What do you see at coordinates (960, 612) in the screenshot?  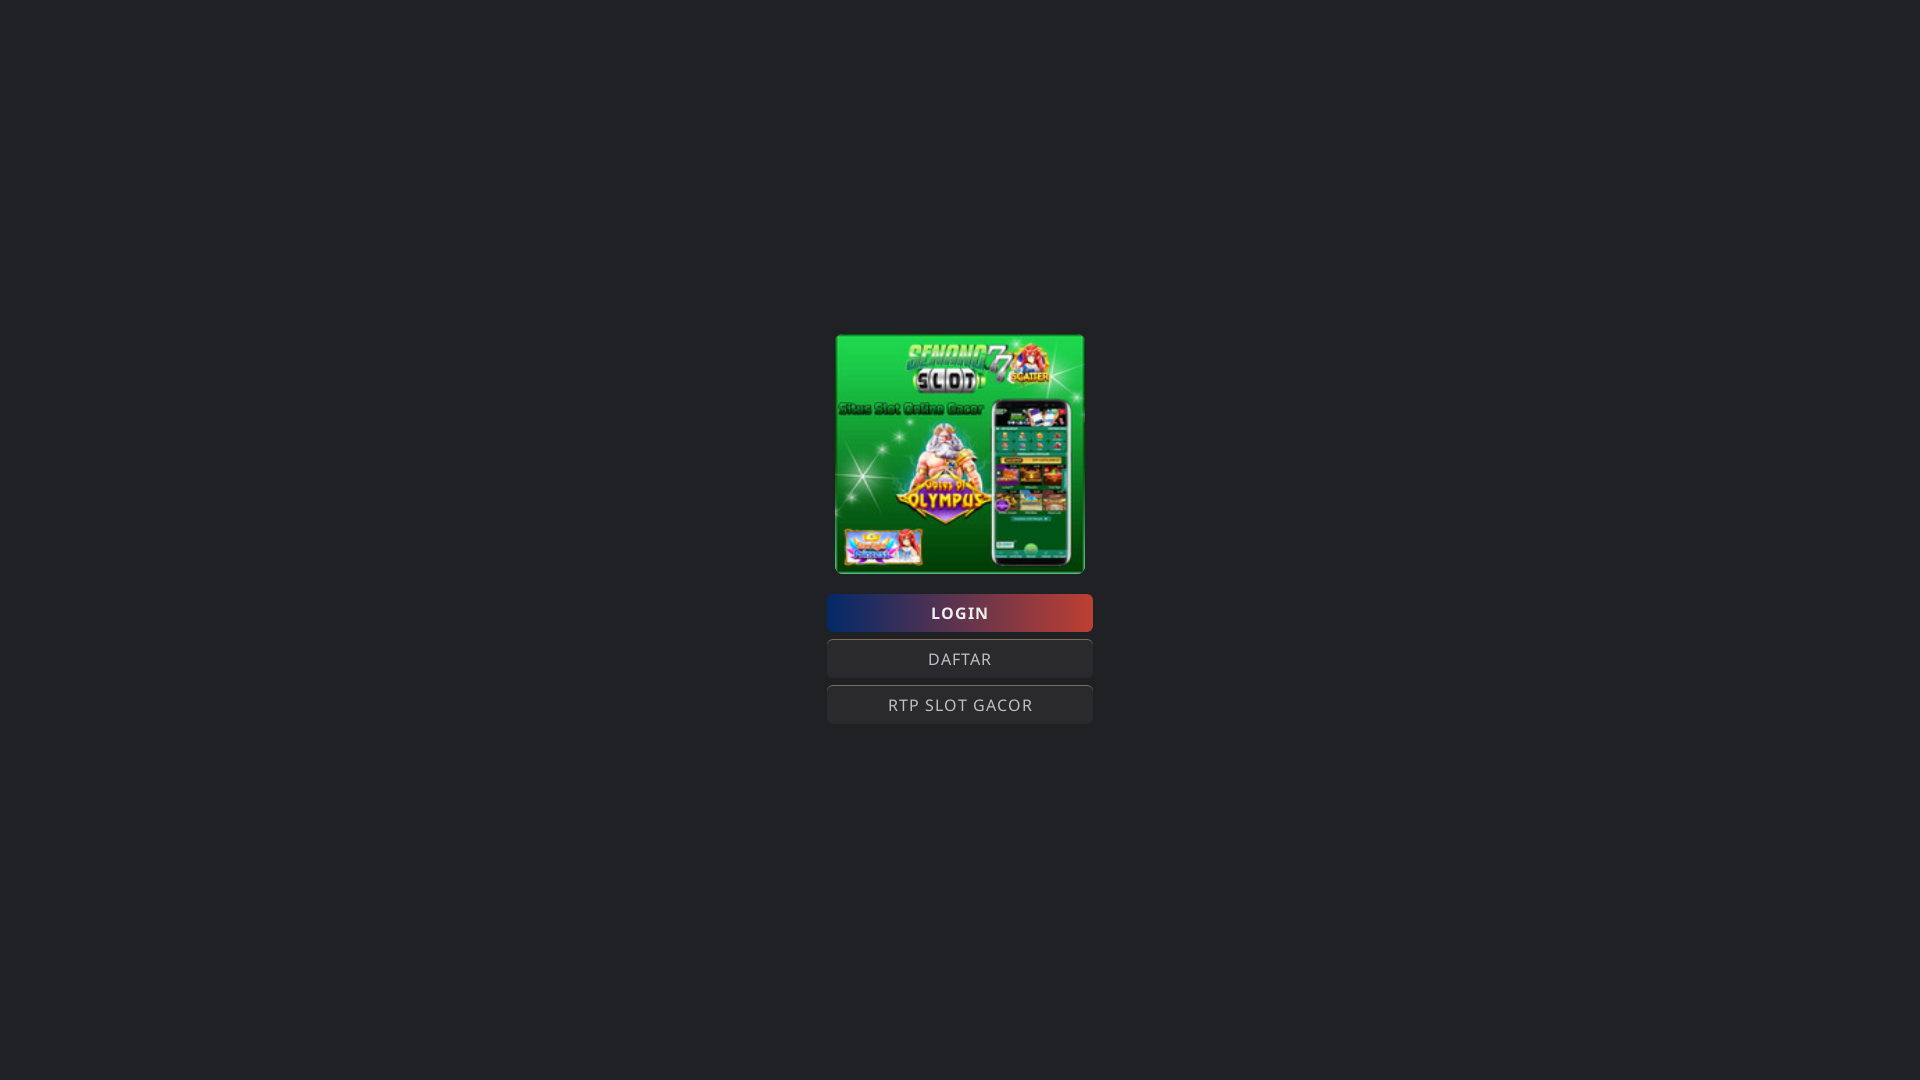 I see `'LOGIN'` at bounding box center [960, 612].